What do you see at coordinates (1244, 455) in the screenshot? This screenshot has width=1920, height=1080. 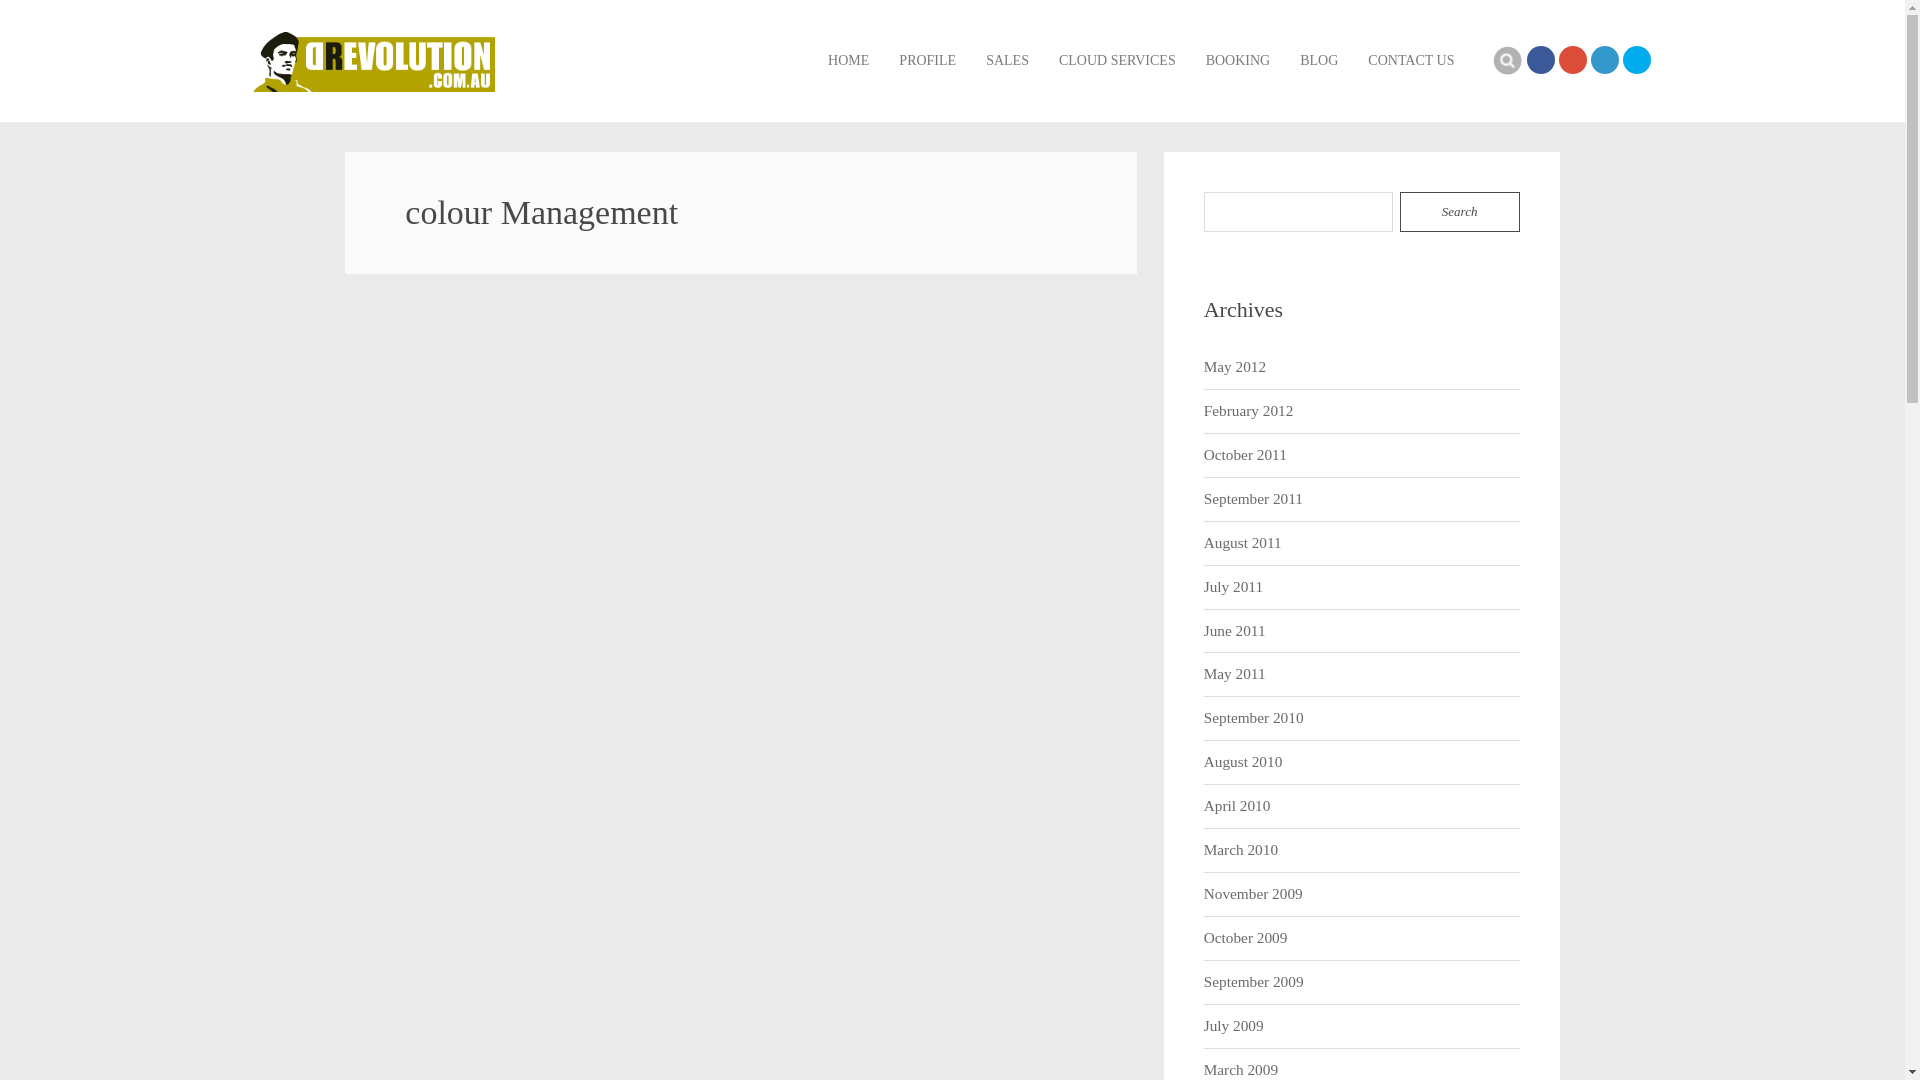 I see `'October 2011'` at bounding box center [1244, 455].